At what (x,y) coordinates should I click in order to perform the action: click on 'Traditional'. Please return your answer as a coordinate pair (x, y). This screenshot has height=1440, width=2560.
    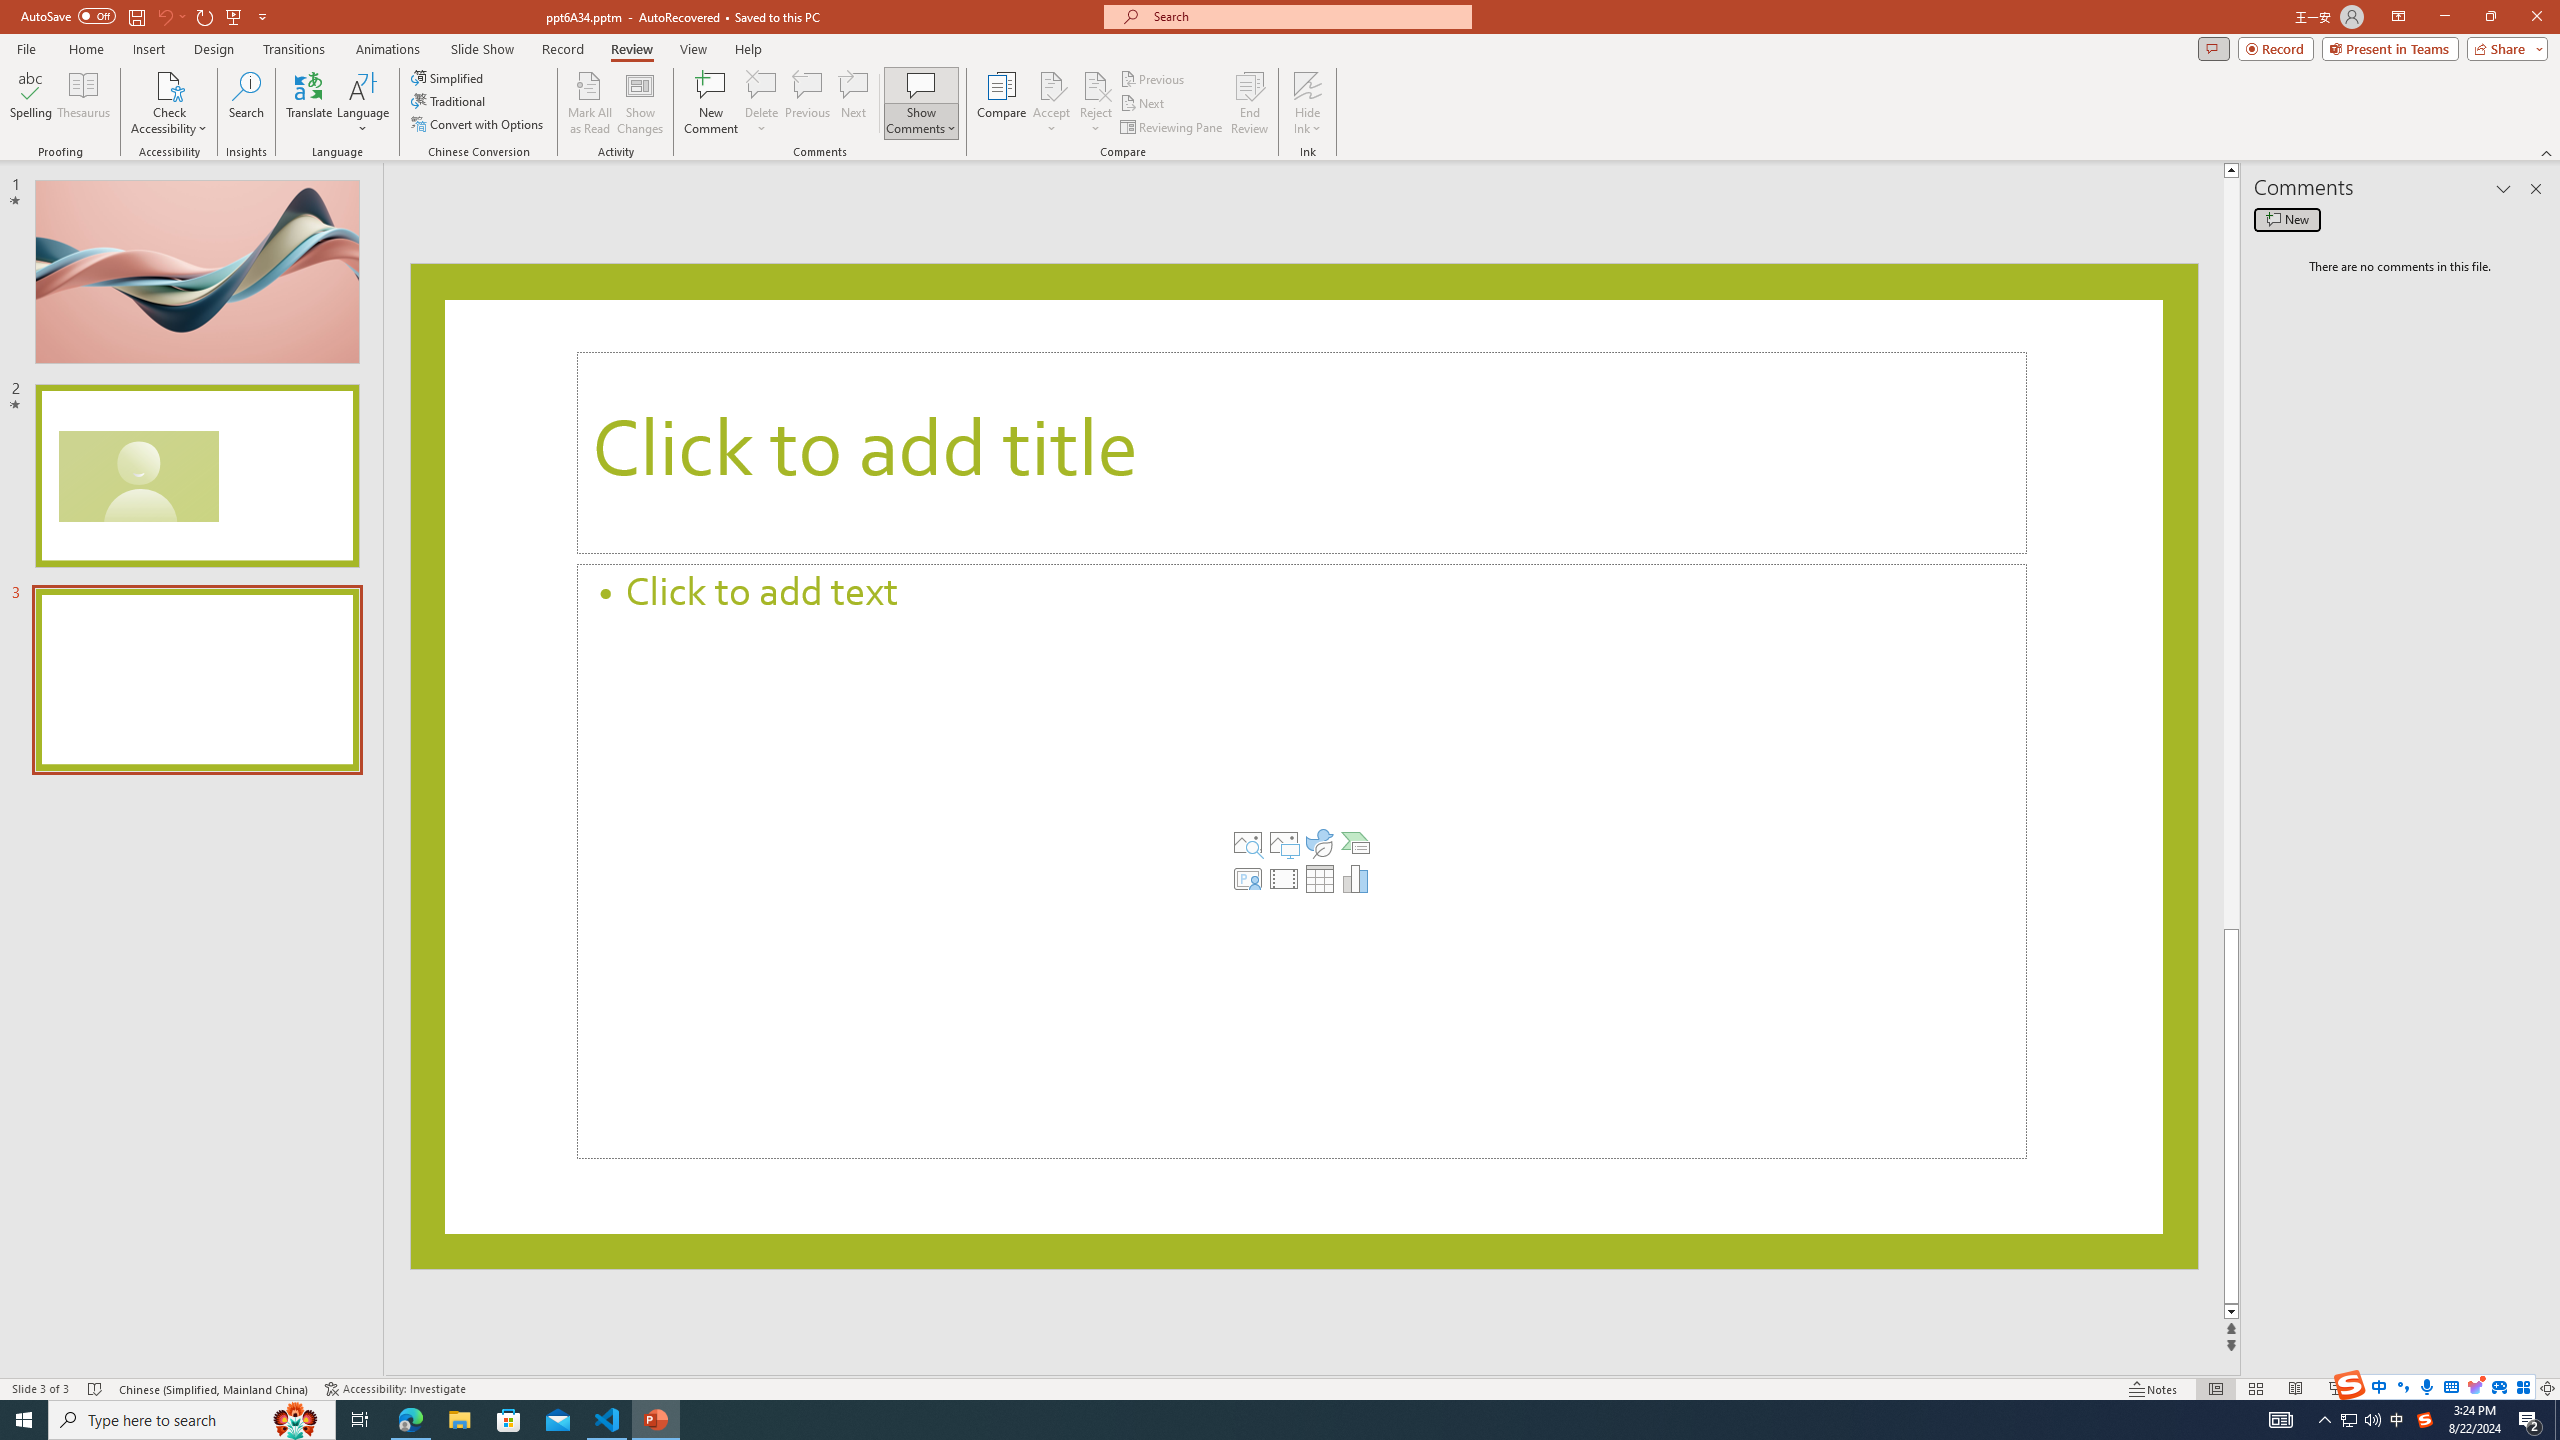
    Looking at the image, I should click on (448, 99).